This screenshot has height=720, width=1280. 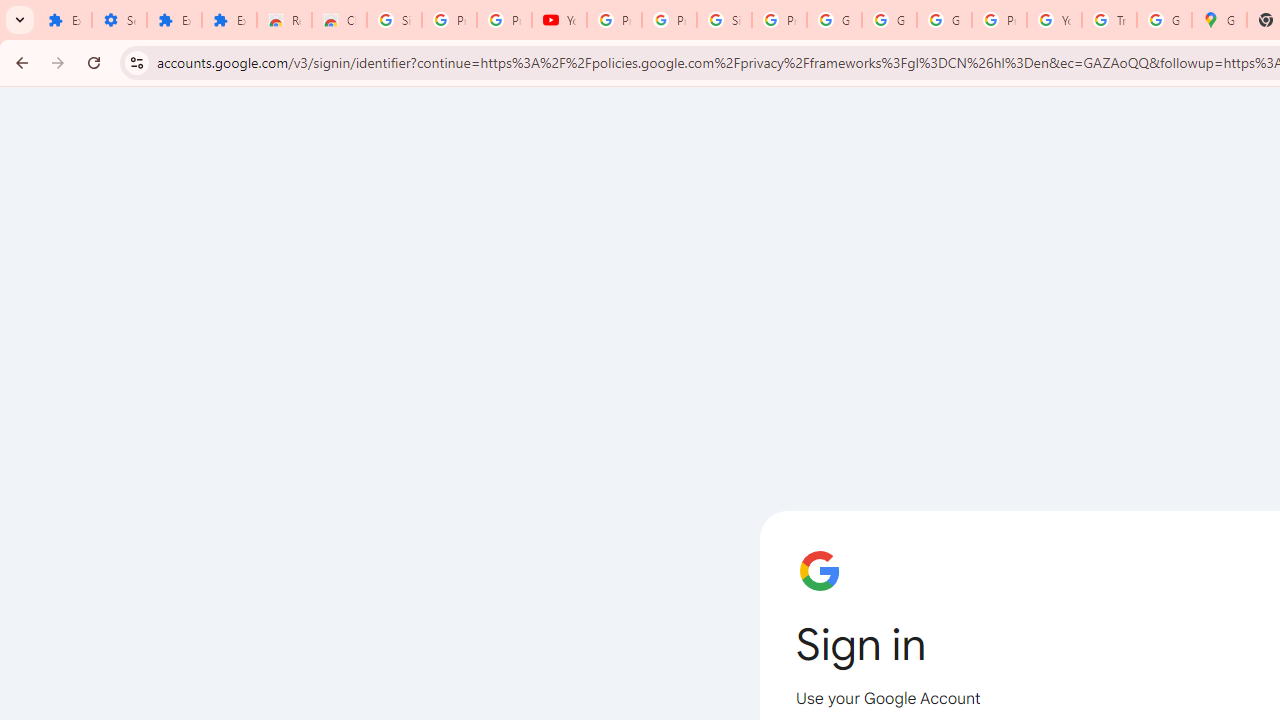 I want to click on 'Chrome Web Store - Themes', so click(x=339, y=20).